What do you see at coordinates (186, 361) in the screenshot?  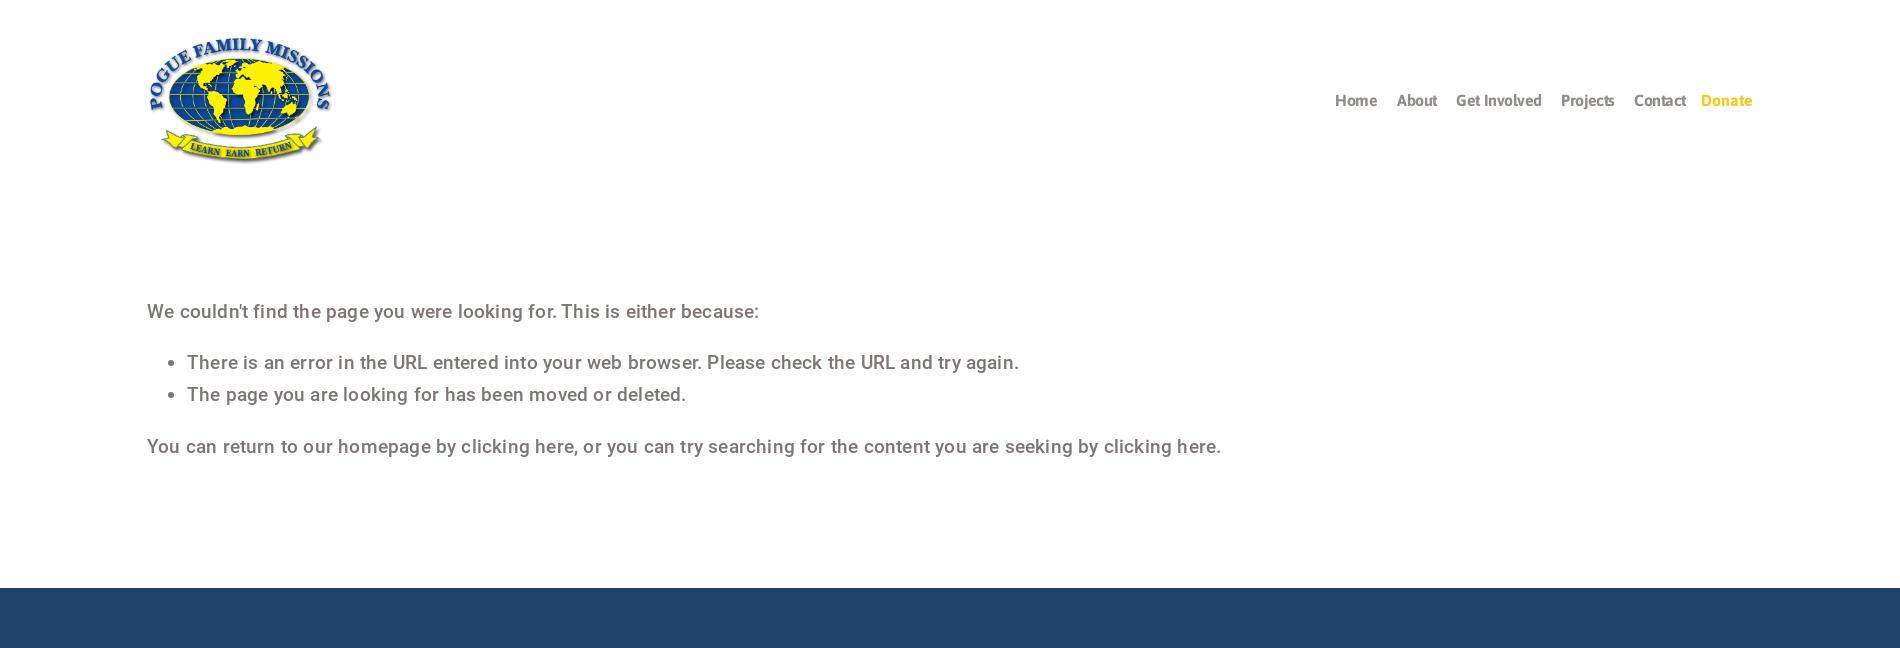 I see `'There is an error in the URL entered into your web browser. Please check the URL and try again.'` at bounding box center [186, 361].